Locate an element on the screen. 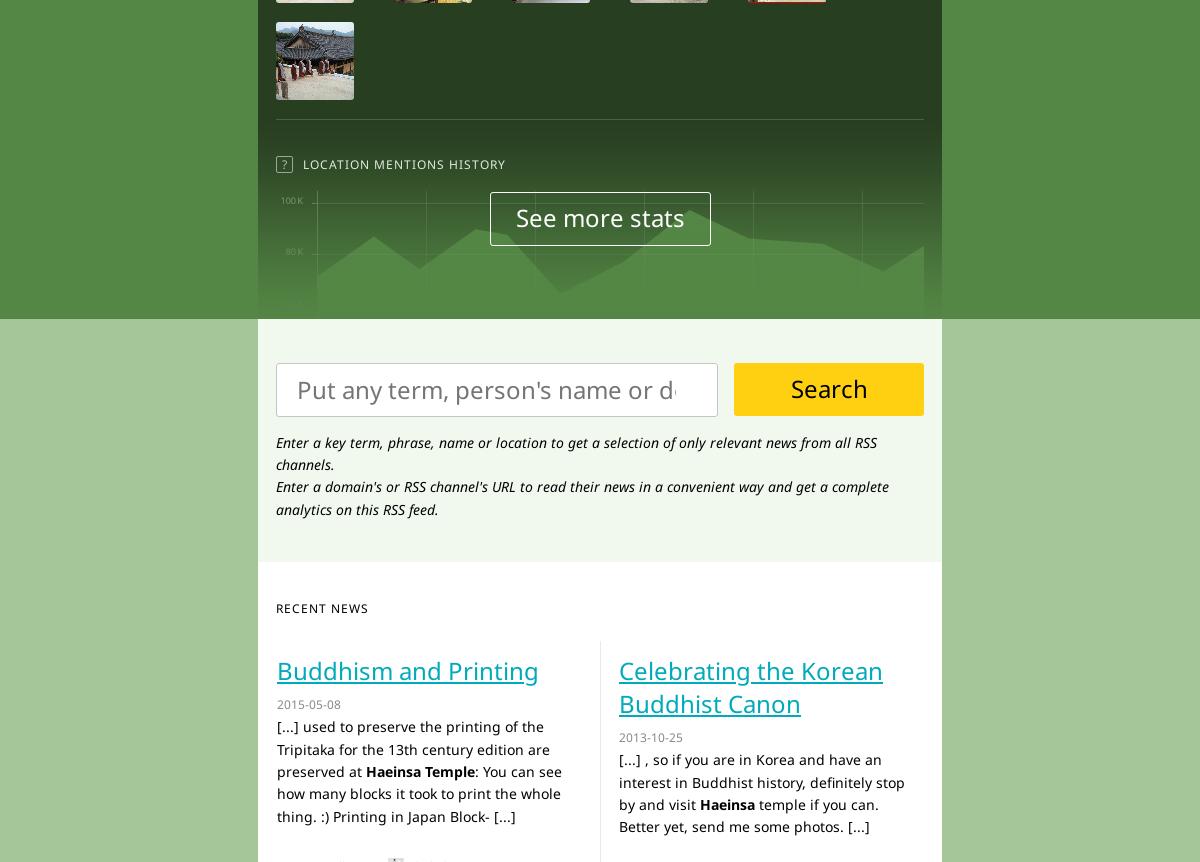 Image resolution: width=1200 pixels, height=862 pixels. ': You can see how many blocks it took to print the whole thing. :) Printing in Japan Block- [...]' is located at coordinates (419, 792).